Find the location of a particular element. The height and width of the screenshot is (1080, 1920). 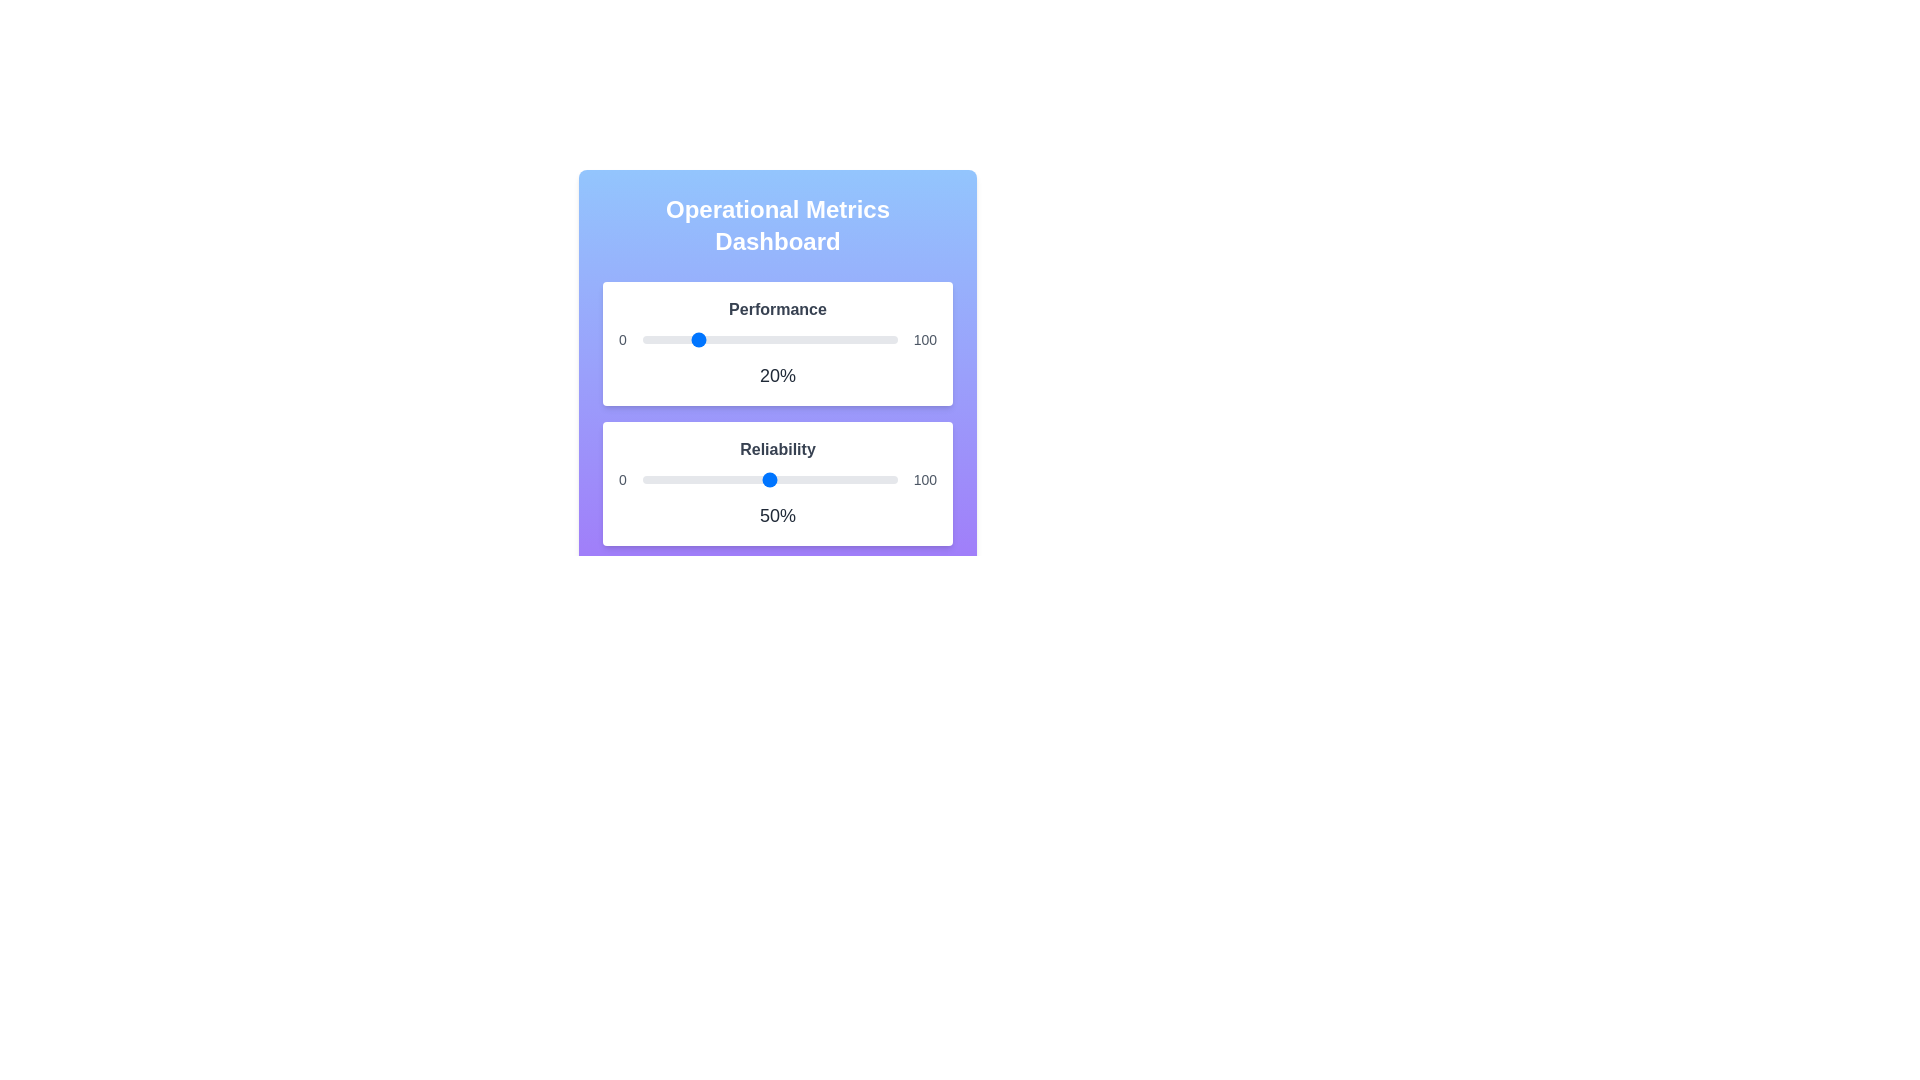

the slider value is located at coordinates (881, 338).